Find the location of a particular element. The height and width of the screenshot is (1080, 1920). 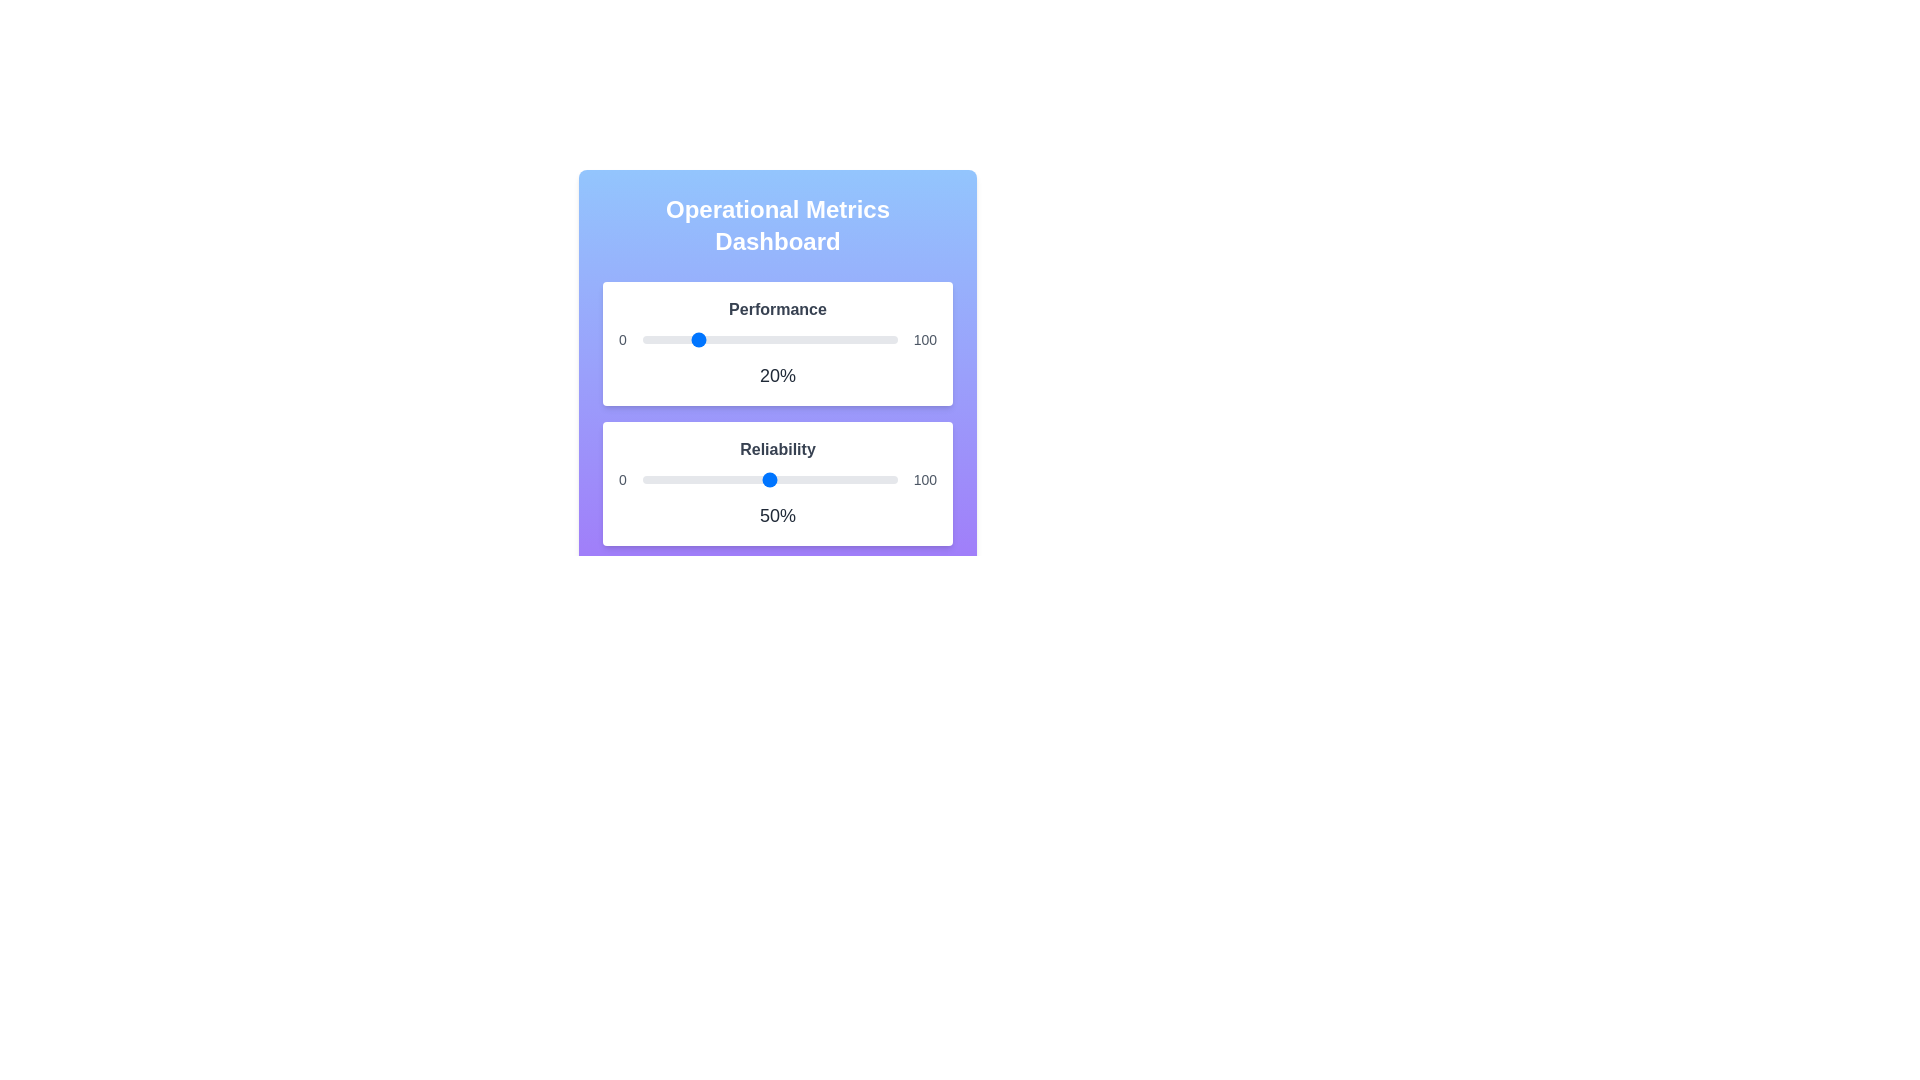

the slider value is located at coordinates (881, 338).